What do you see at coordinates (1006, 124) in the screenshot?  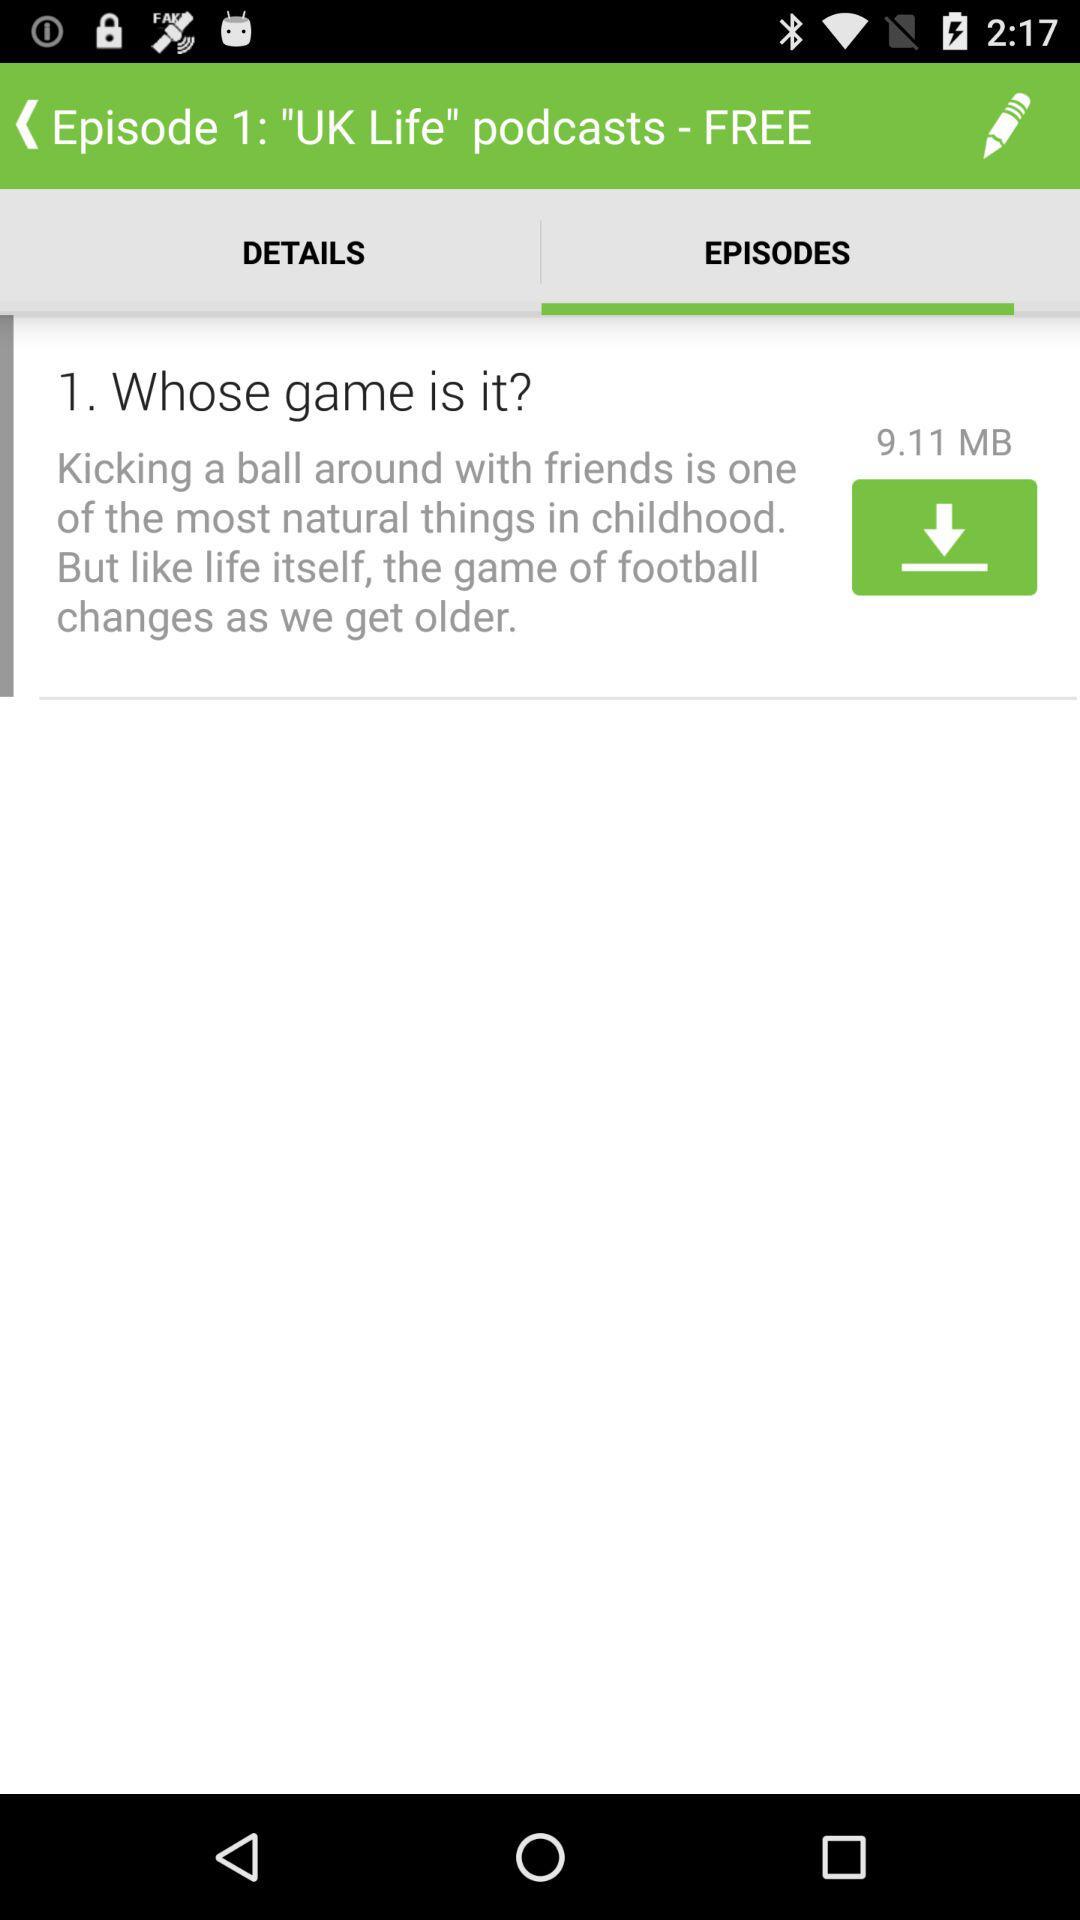 I see `the app next to episode 1 uk app` at bounding box center [1006, 124].